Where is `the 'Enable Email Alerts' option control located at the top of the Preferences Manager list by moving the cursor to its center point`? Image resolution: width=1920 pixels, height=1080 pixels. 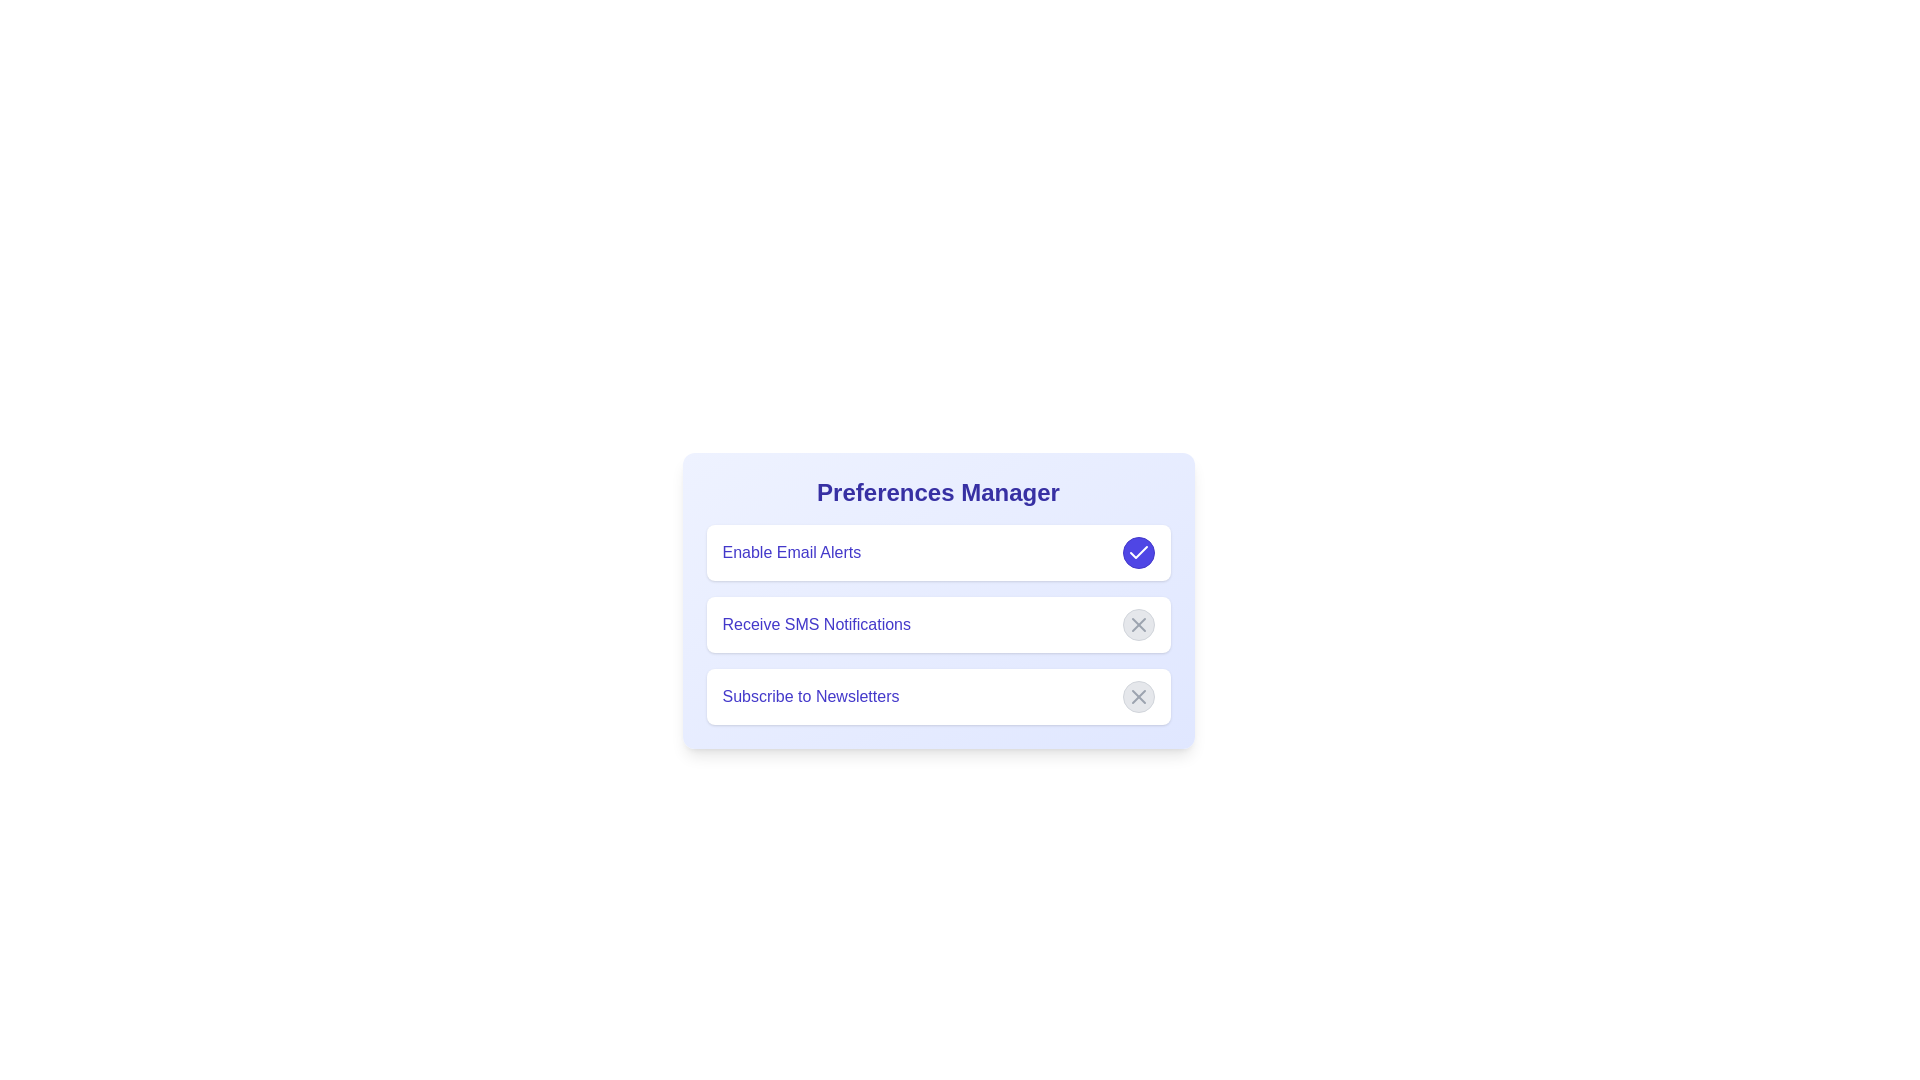
the 'Enable Email Alerts' option control located at the top of the Preferences Manager list by moving the cursor to its center point is located at coordinates (937, 552).